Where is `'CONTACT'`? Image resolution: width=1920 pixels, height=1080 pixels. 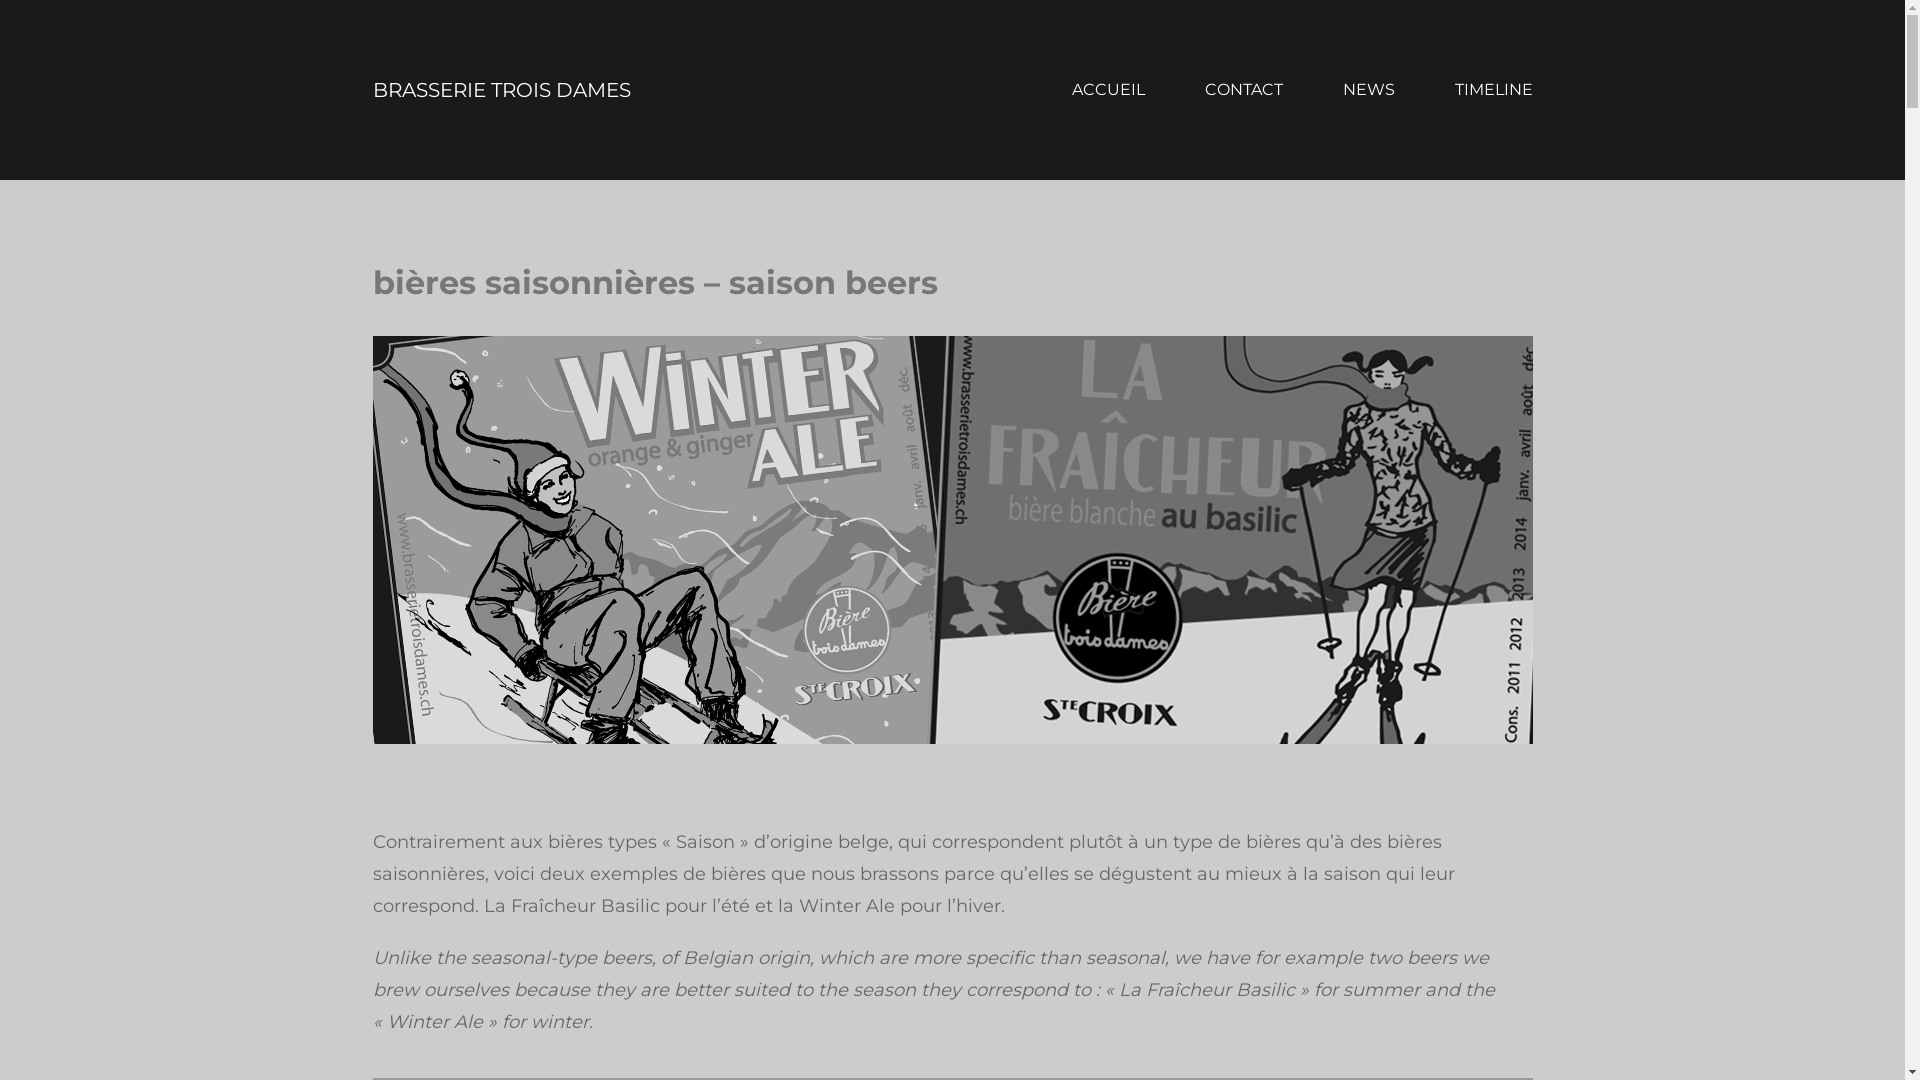
'CONTACT' is located at coordinates (1242, 88).